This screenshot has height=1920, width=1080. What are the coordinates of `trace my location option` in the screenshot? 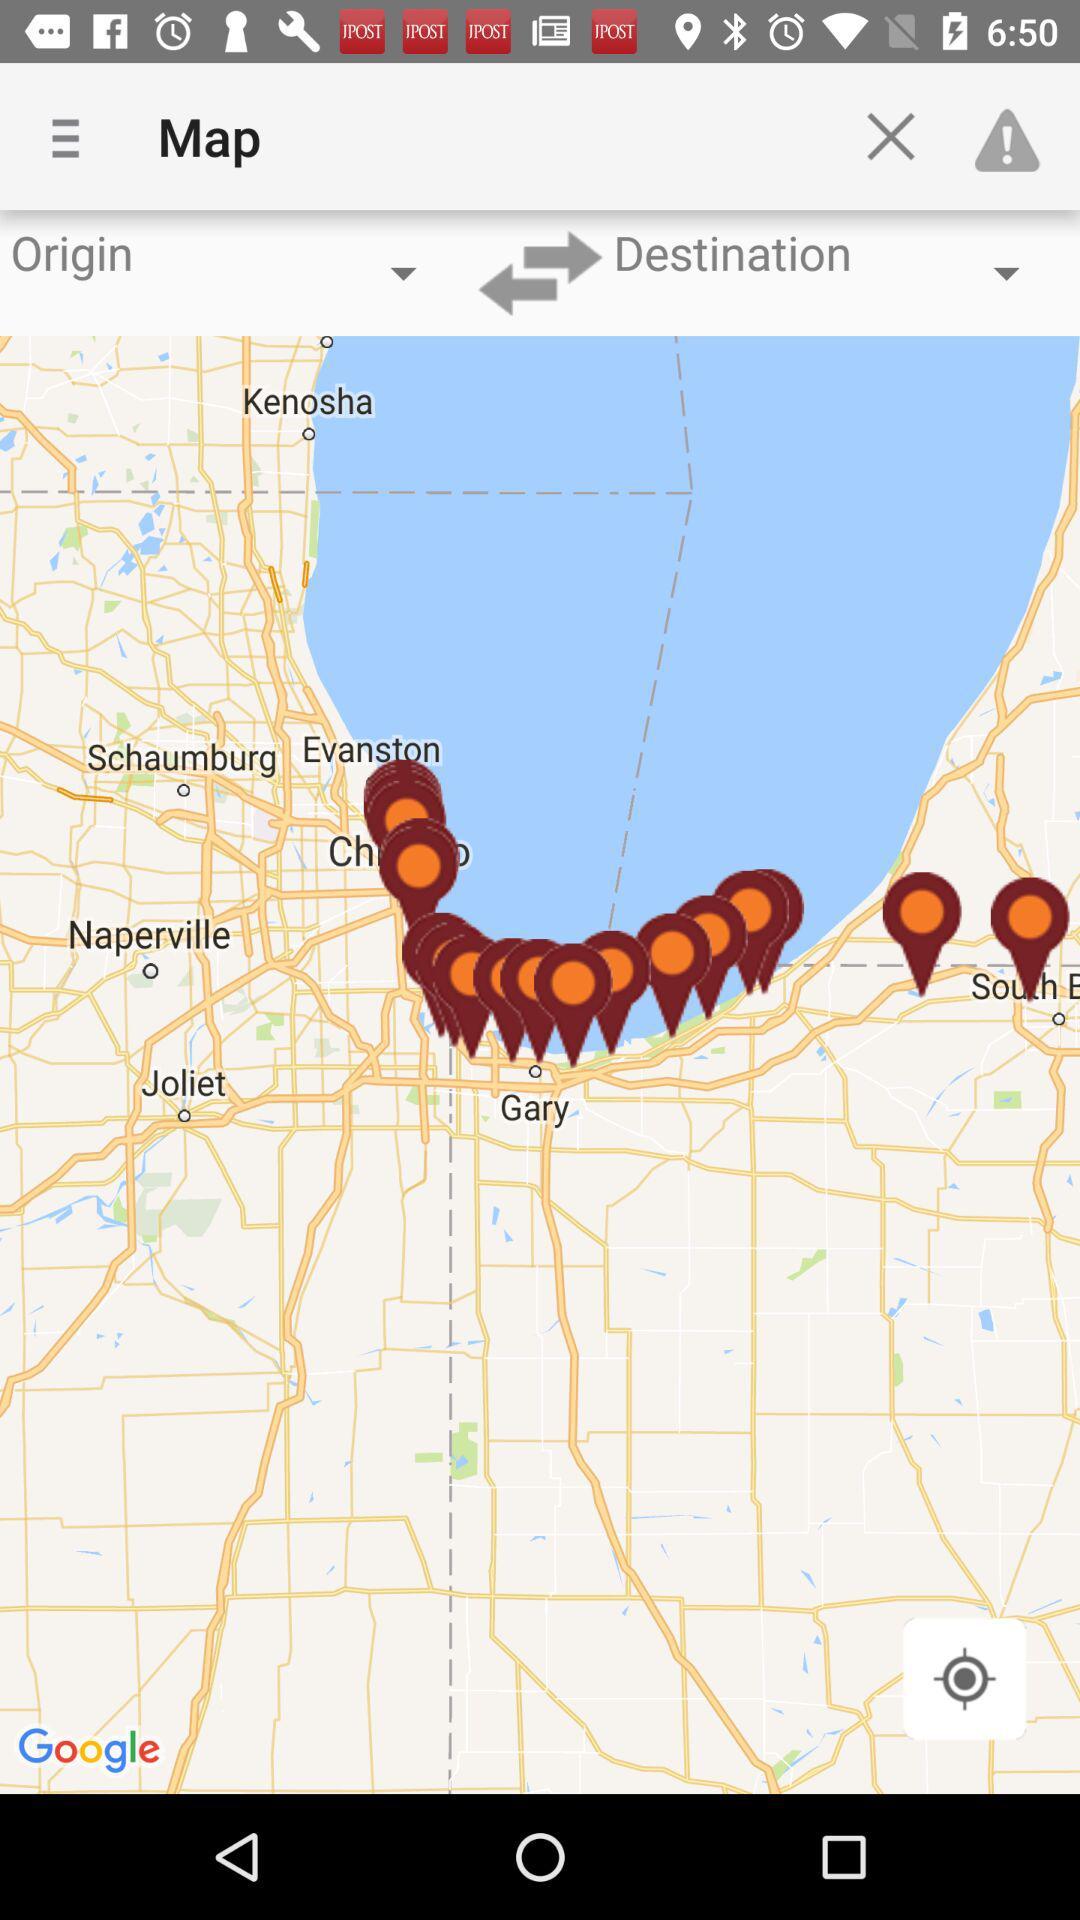 It's located at (963, 1678).